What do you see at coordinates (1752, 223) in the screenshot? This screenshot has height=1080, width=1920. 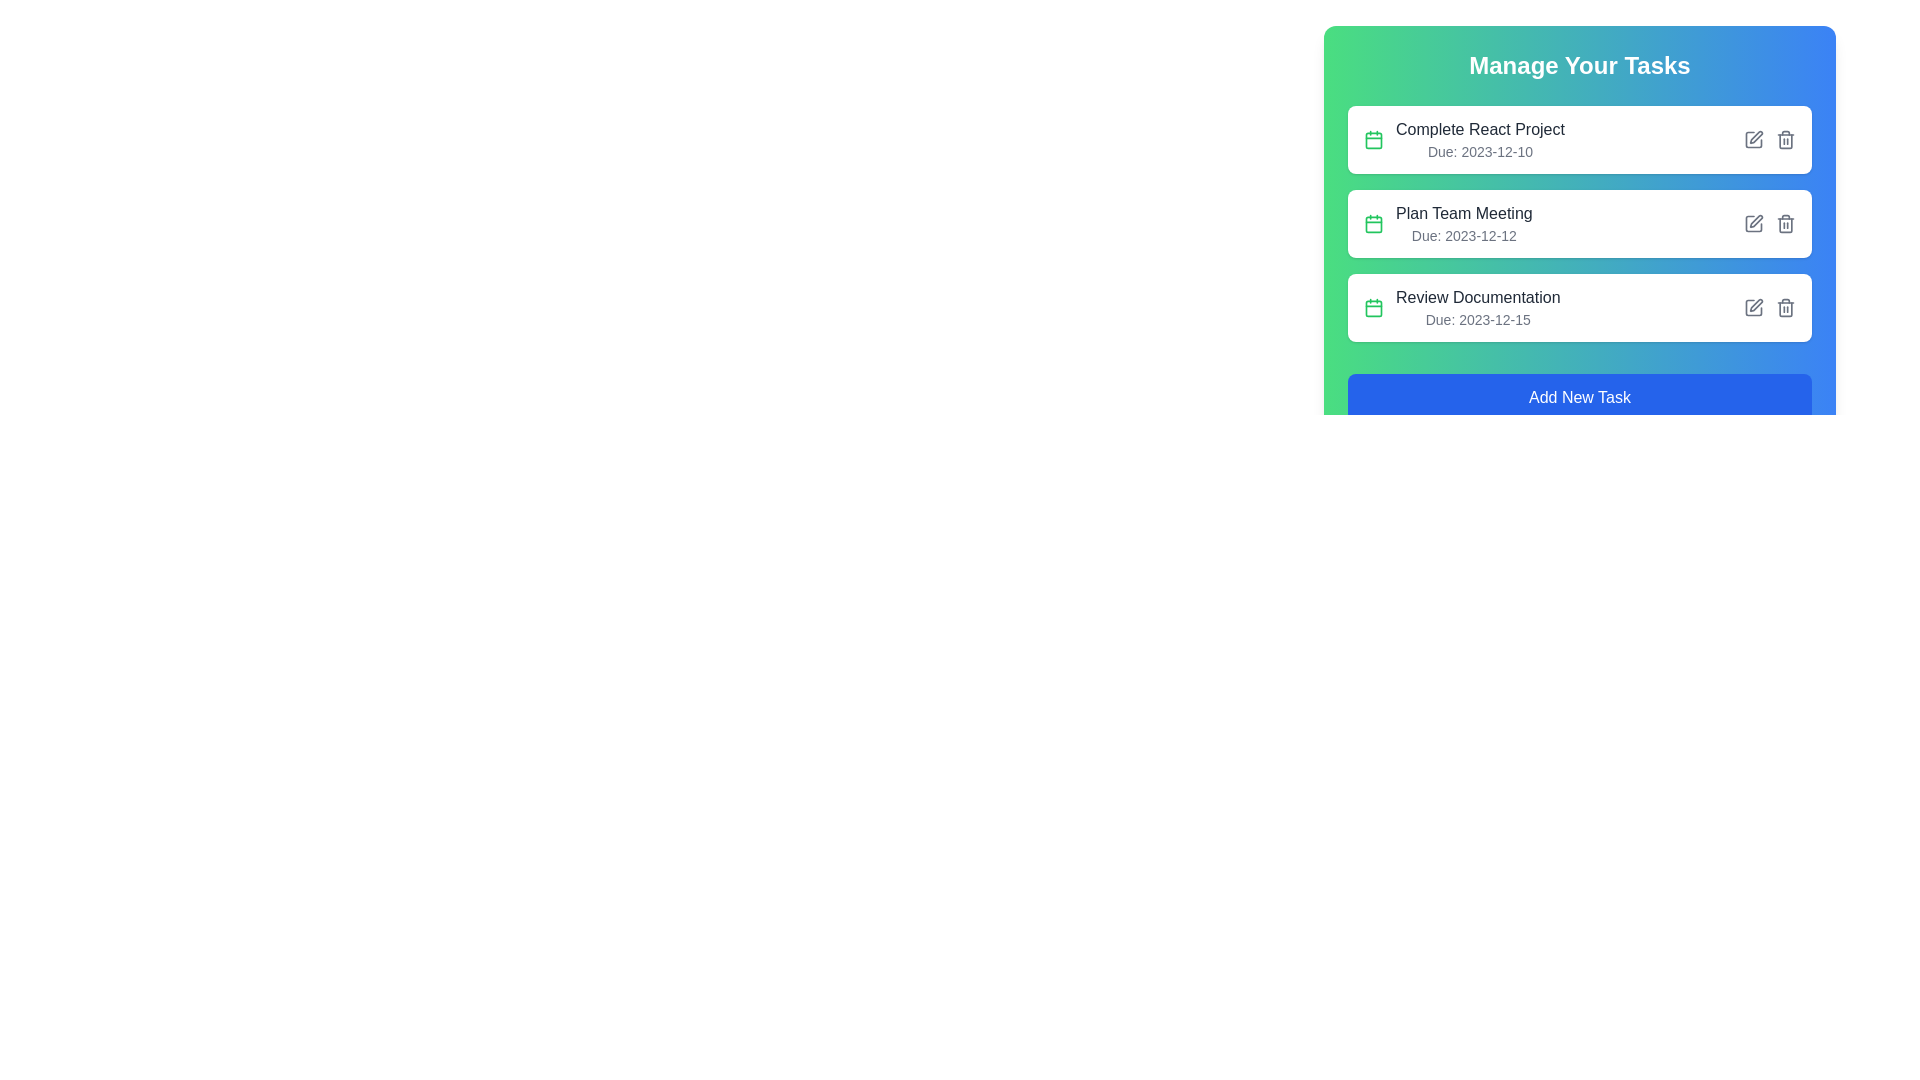 I see `the square-shaped icon button with a geometric outline located in the task management interface, specifically in the second task row labeled 'Plan Team Meeting'` at bounding box center [1752, 223].